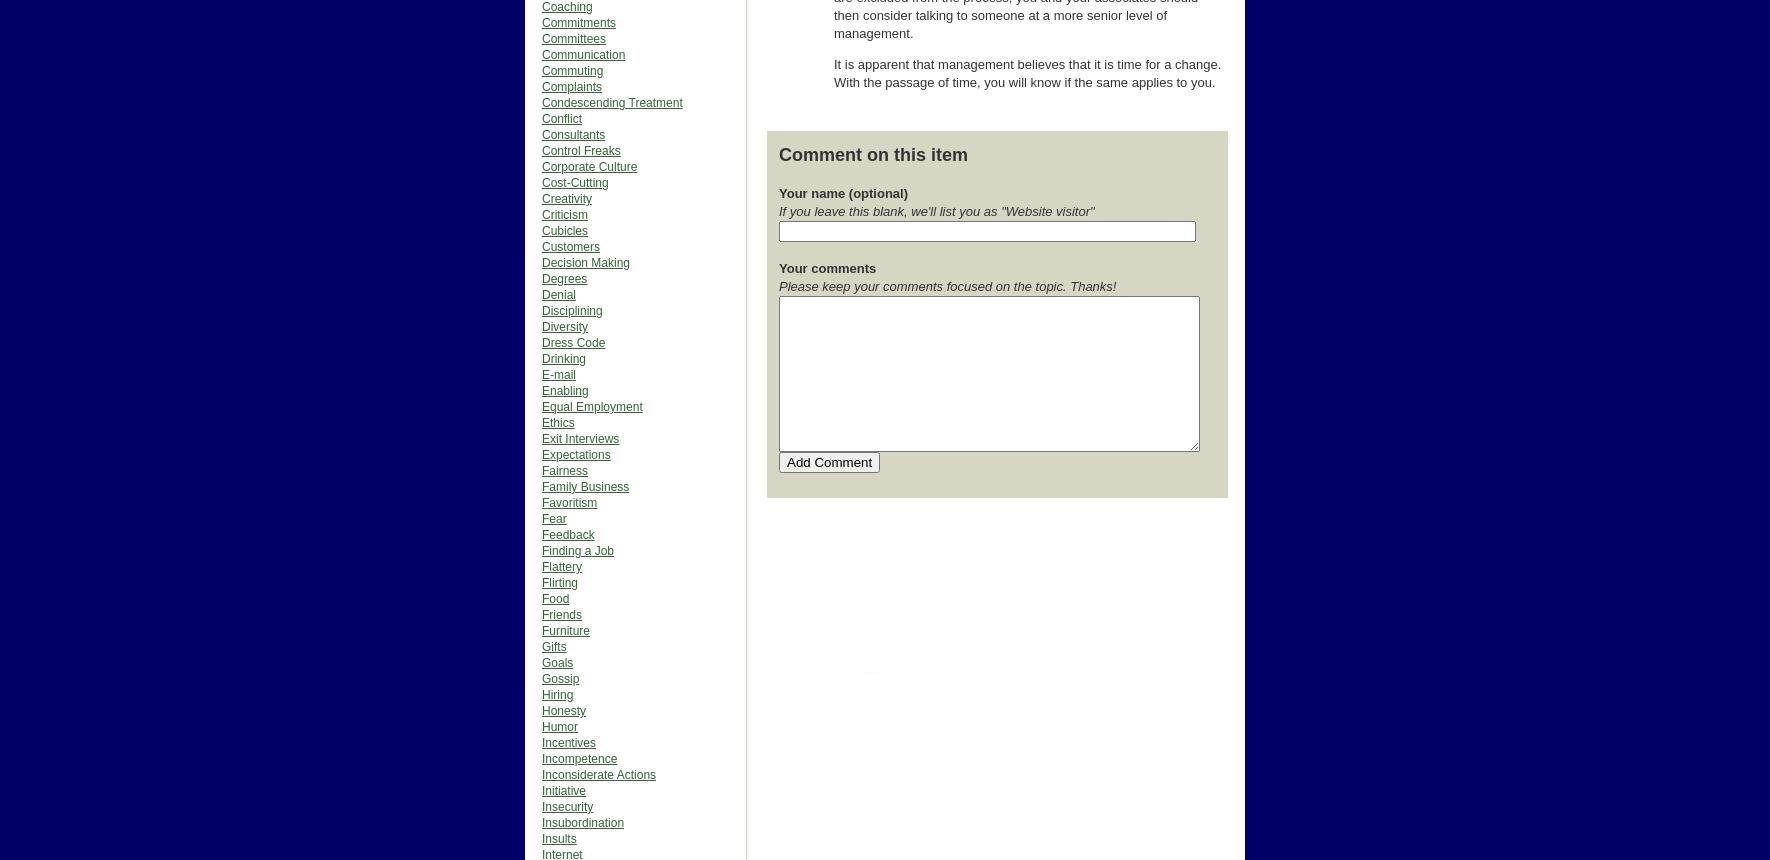 Image resolution: width=1770 pixels, height=860 pixels. What do you see at coordinates (560, 725) in the screenshot?
I see `'Humor'` at bounding box center [560, 725].